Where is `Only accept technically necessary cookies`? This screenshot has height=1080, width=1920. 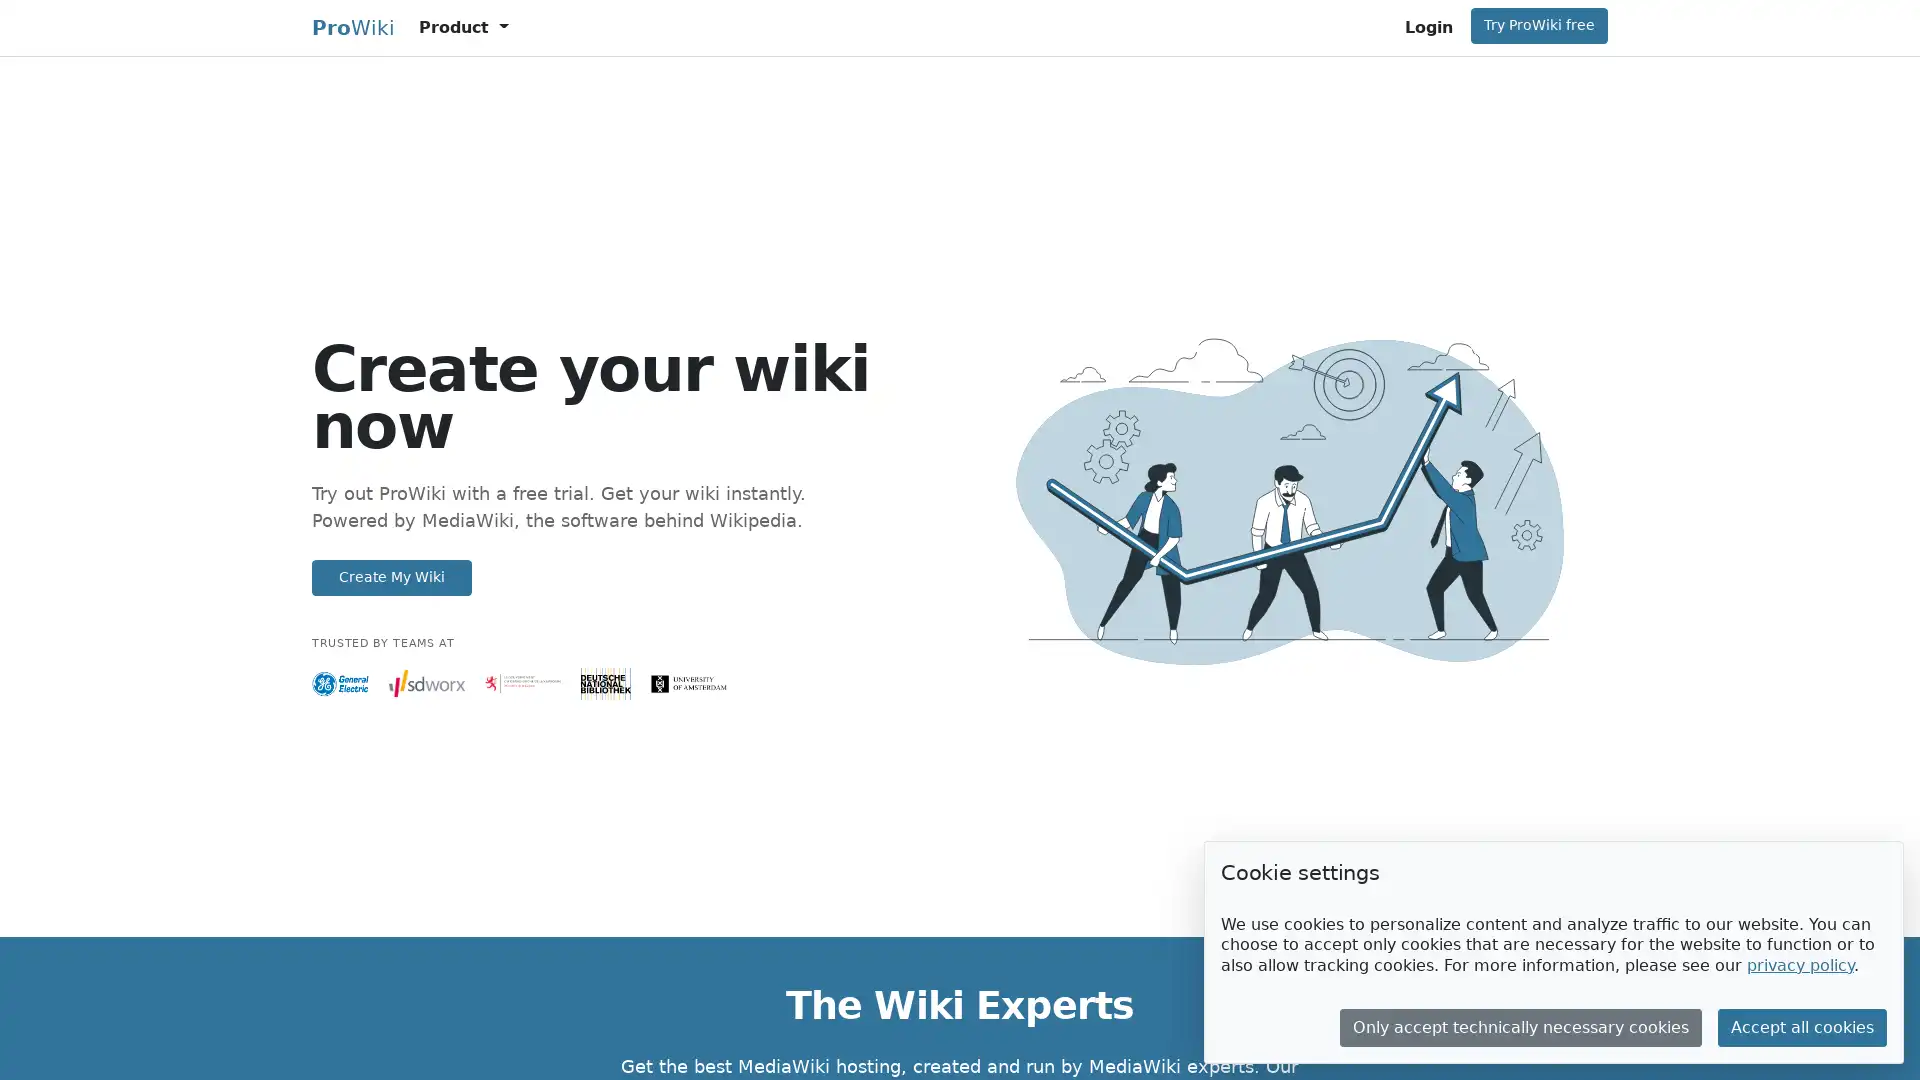 Only accept technically necessary cookies is located at coordinates (1520, 1028).